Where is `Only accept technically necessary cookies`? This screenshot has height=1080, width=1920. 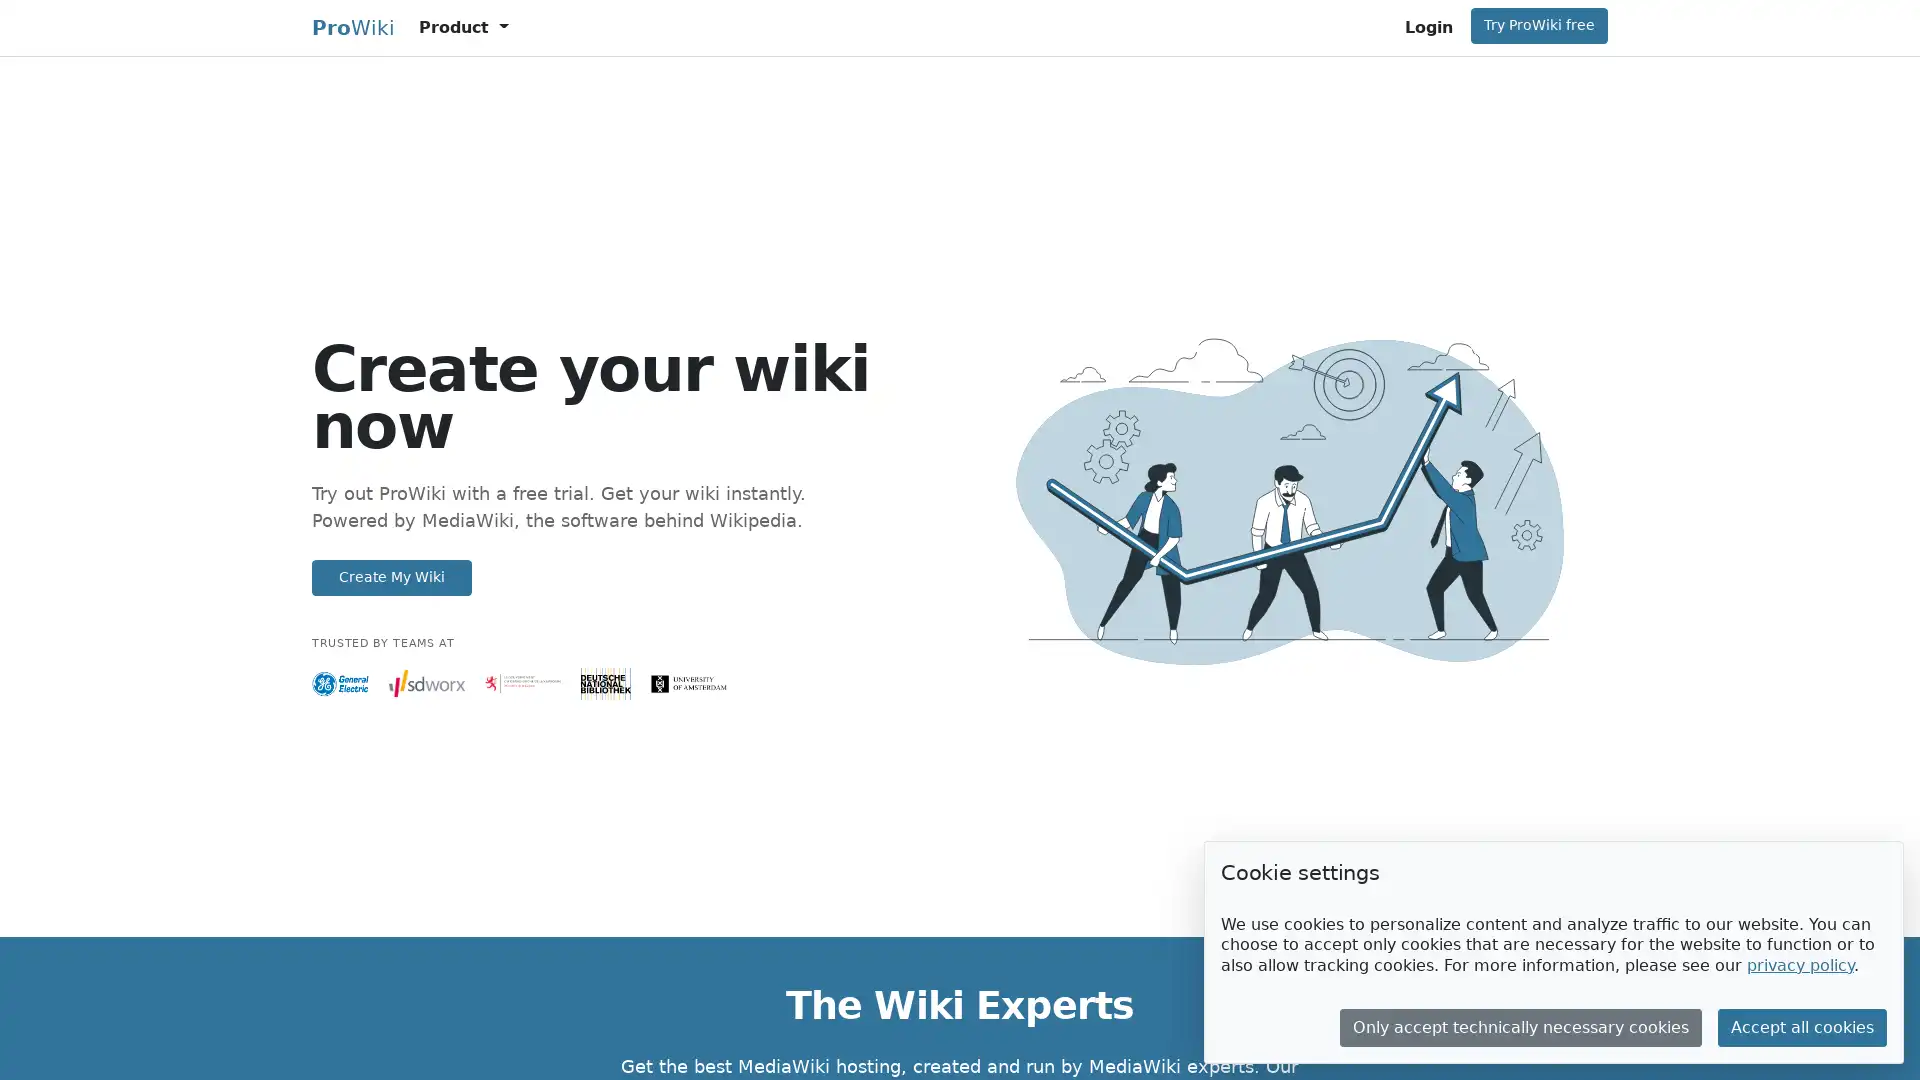 Only accept technically necessary cookies is located at coordinates (1520, 1028).